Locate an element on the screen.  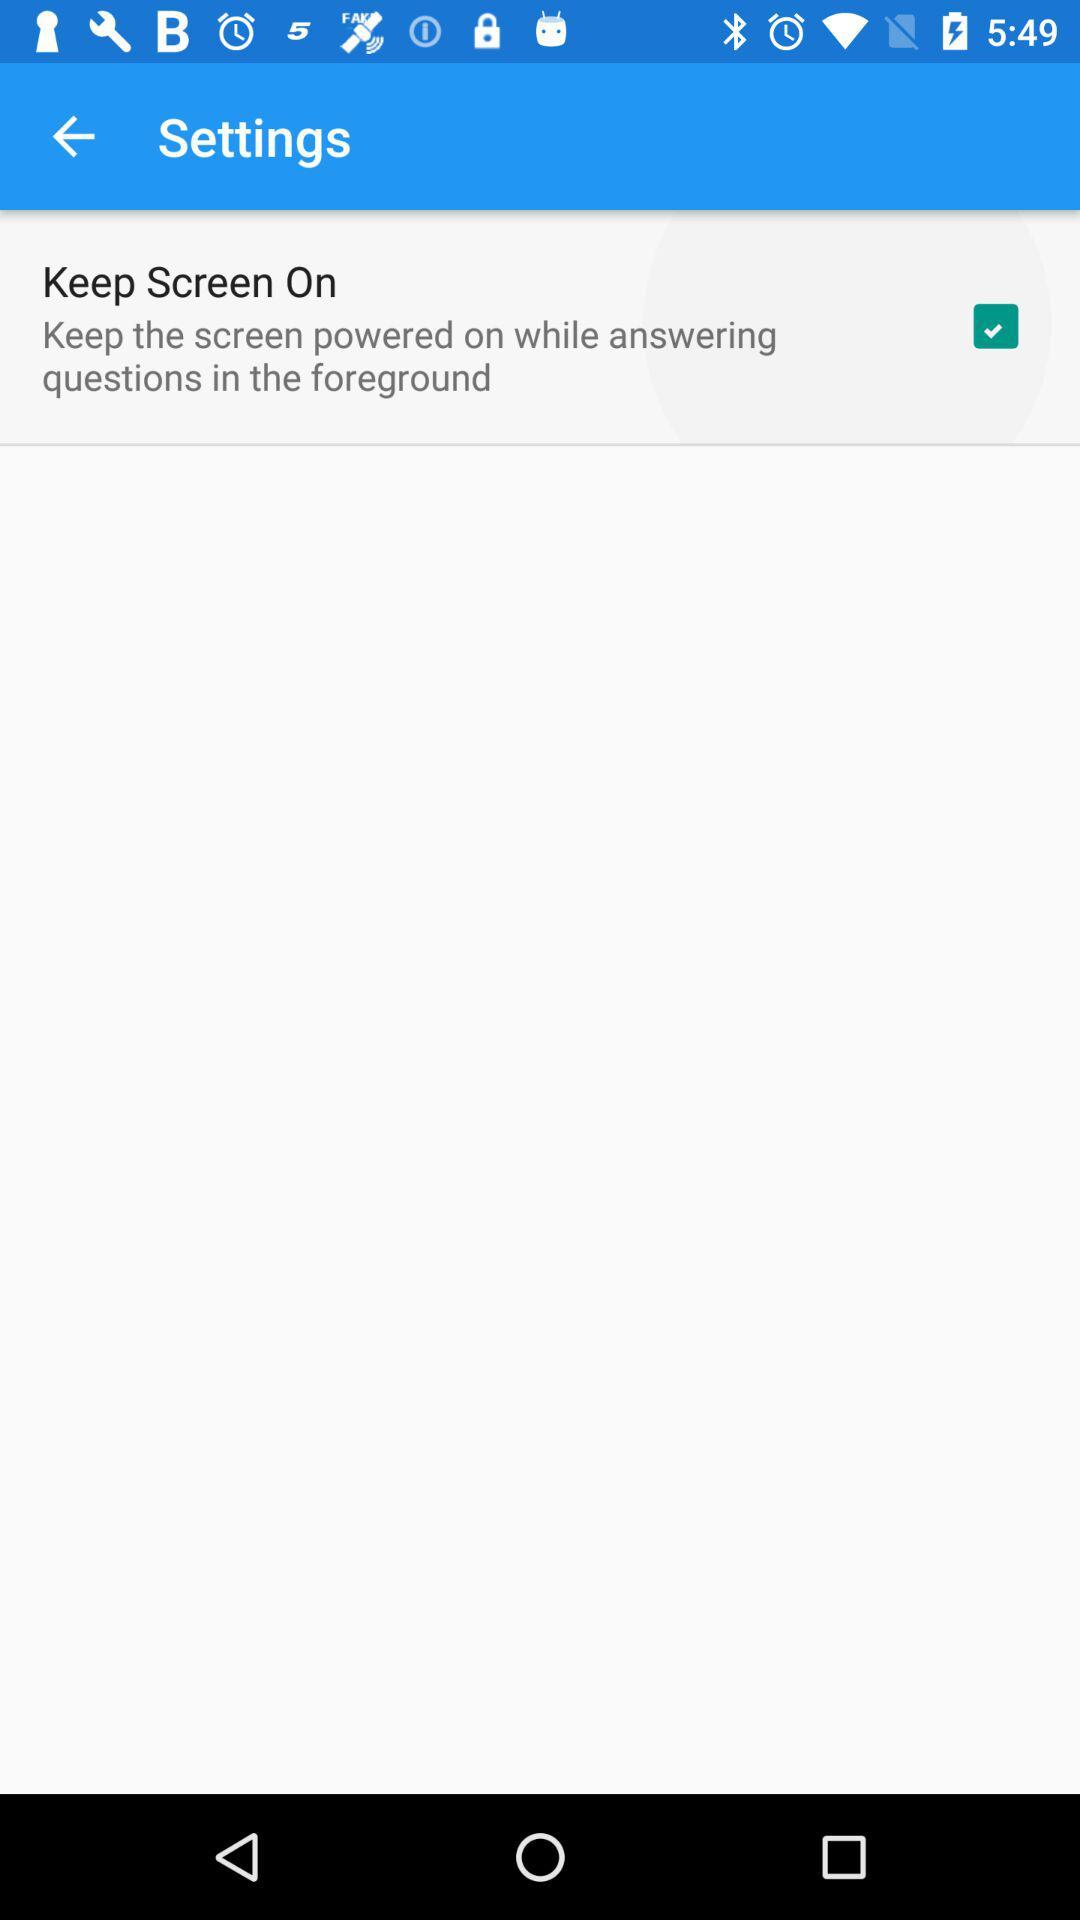
item next to the settings app is located at coordinates (72, 135).